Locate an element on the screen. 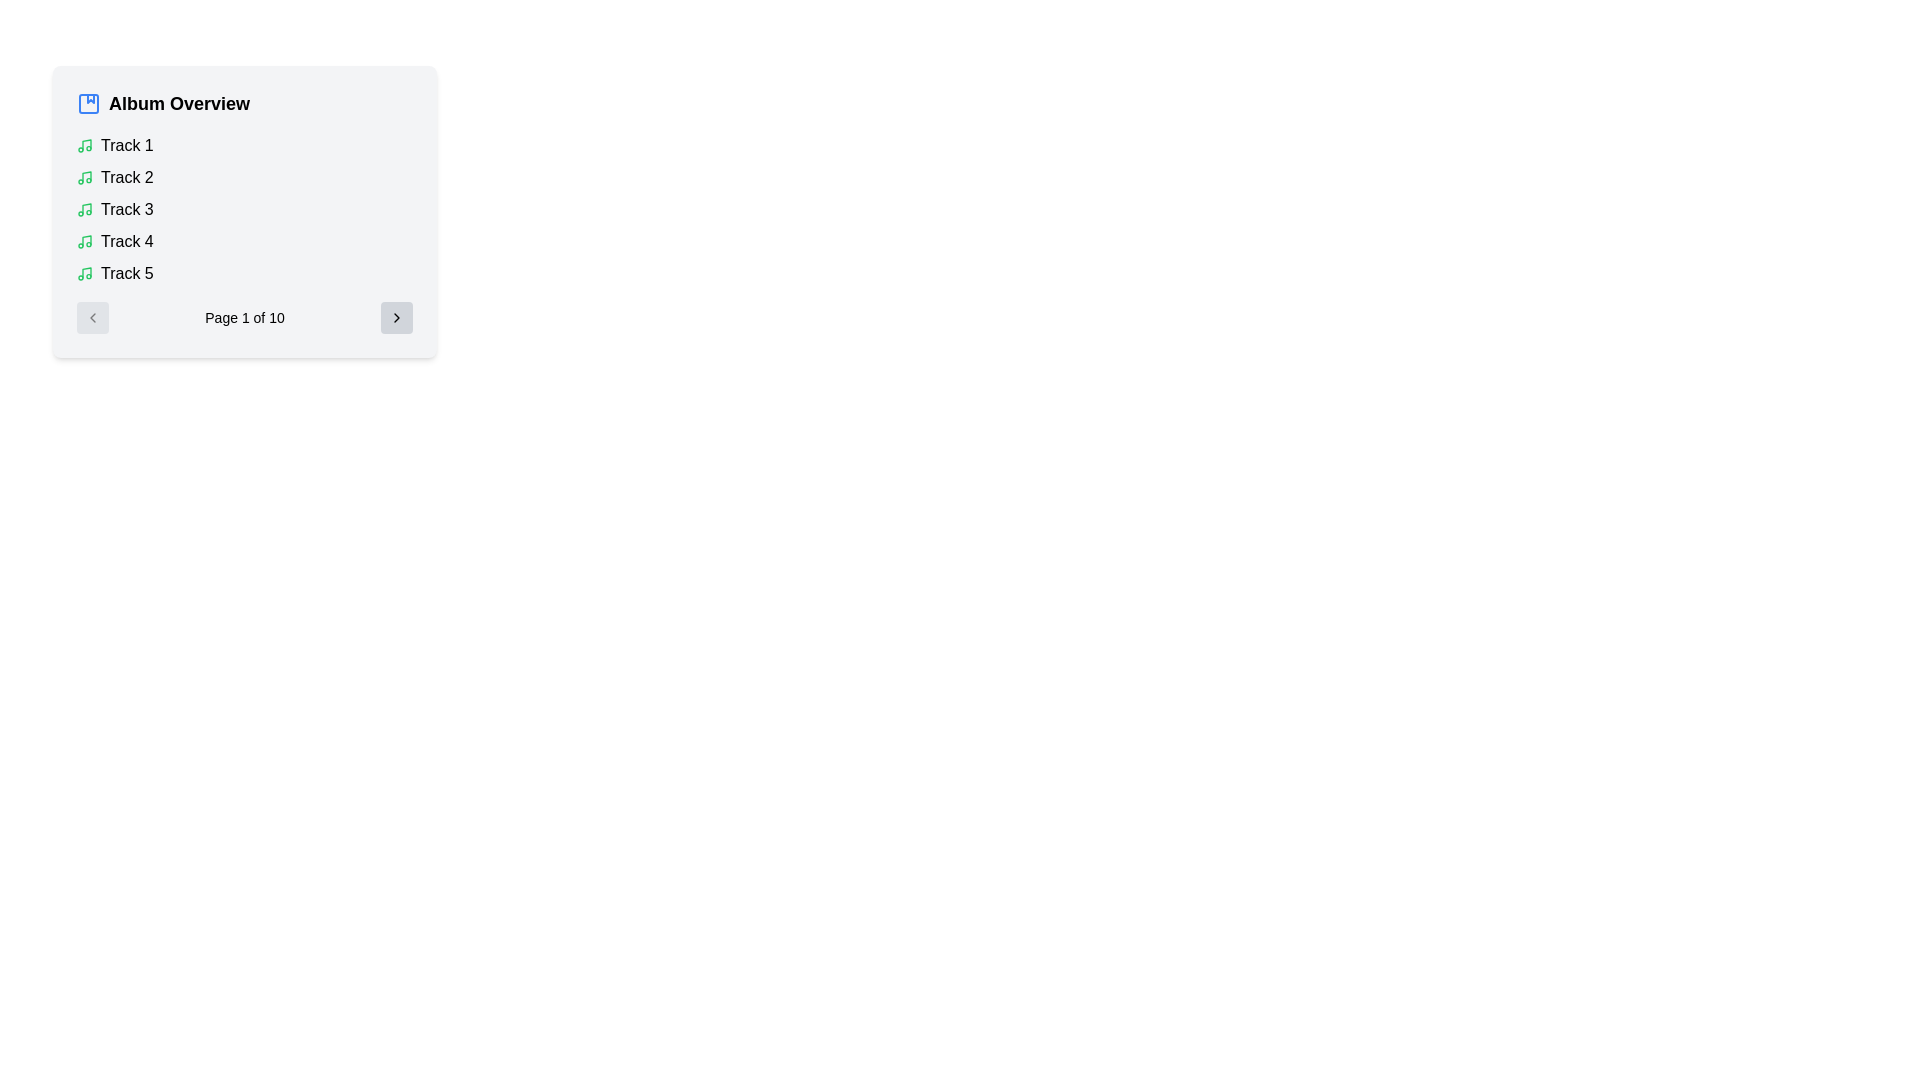 This screenshot has width=1920, height=1080. the 'Track 3' text label in the 'Album Overview' list is located at coordinates (126, 209).